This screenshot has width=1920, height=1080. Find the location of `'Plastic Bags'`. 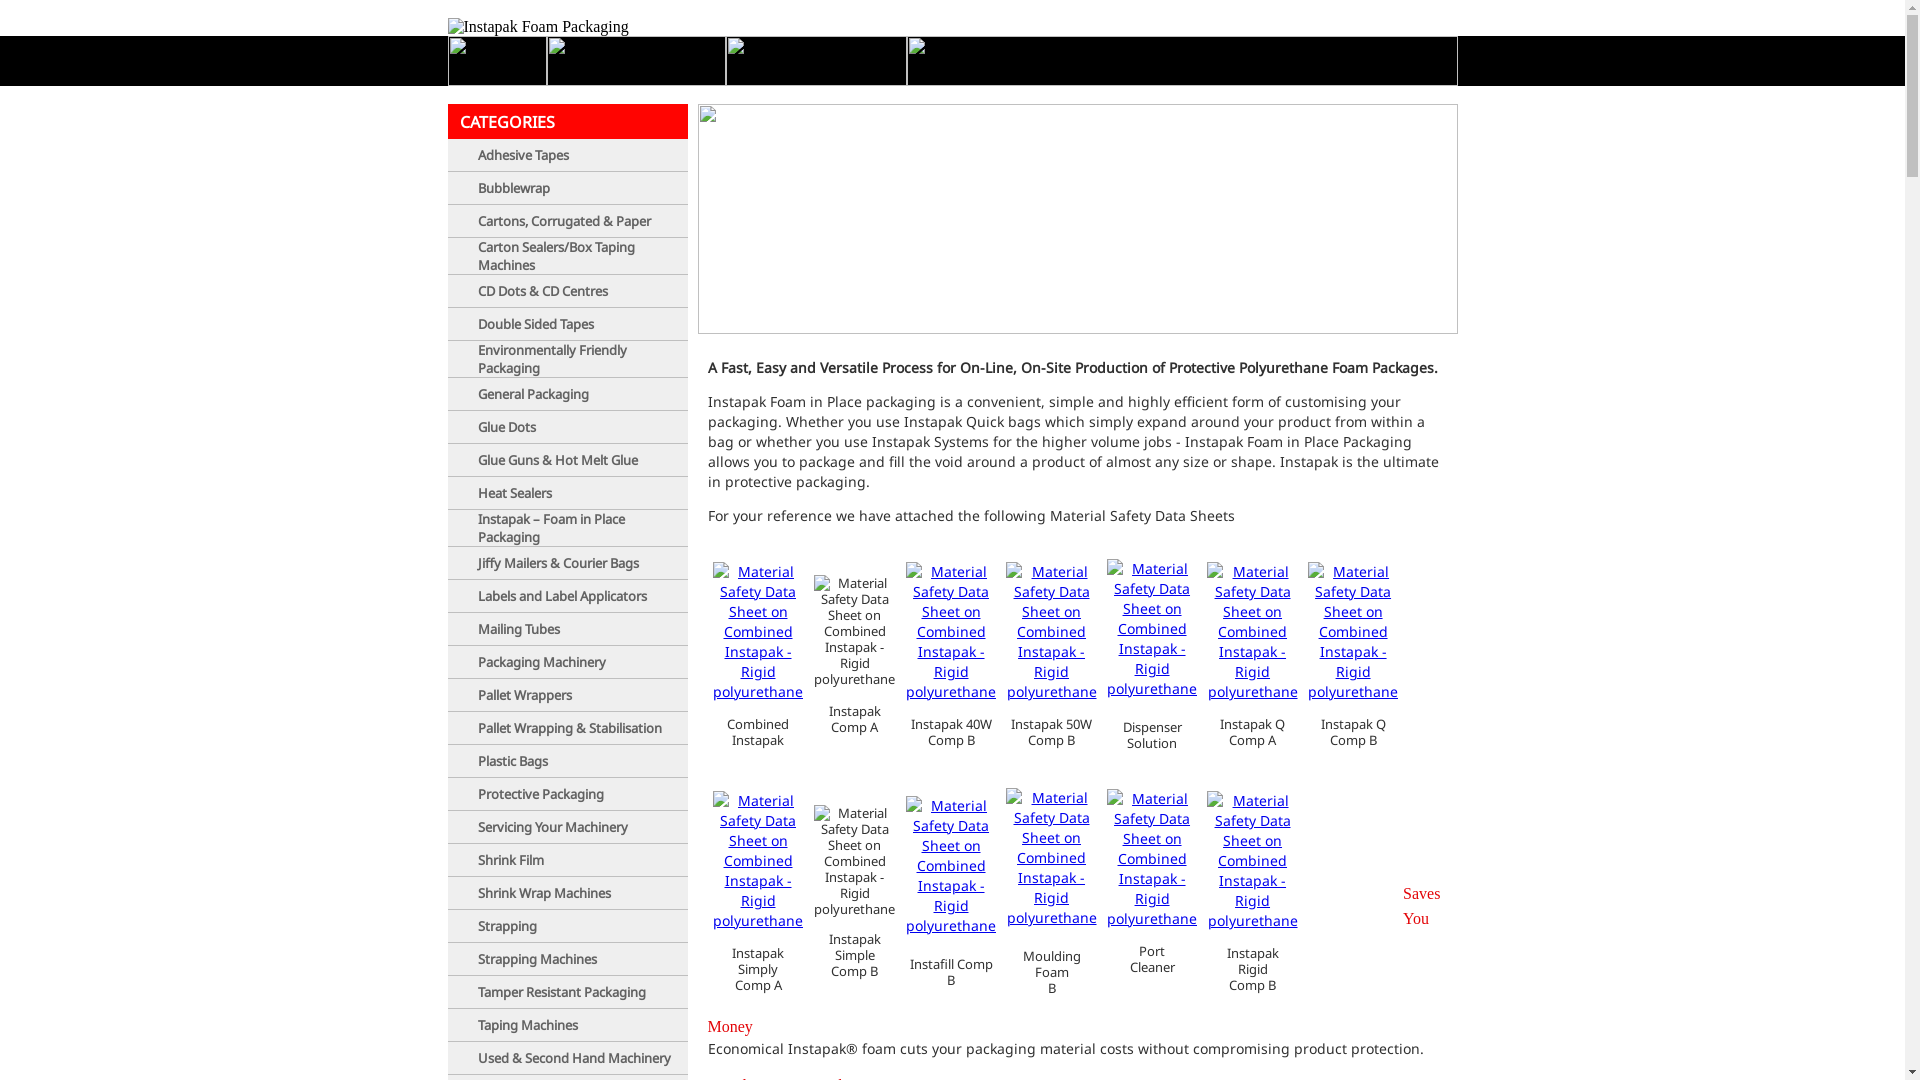

'Plastic Bags' is located at coordinates (477, 760).